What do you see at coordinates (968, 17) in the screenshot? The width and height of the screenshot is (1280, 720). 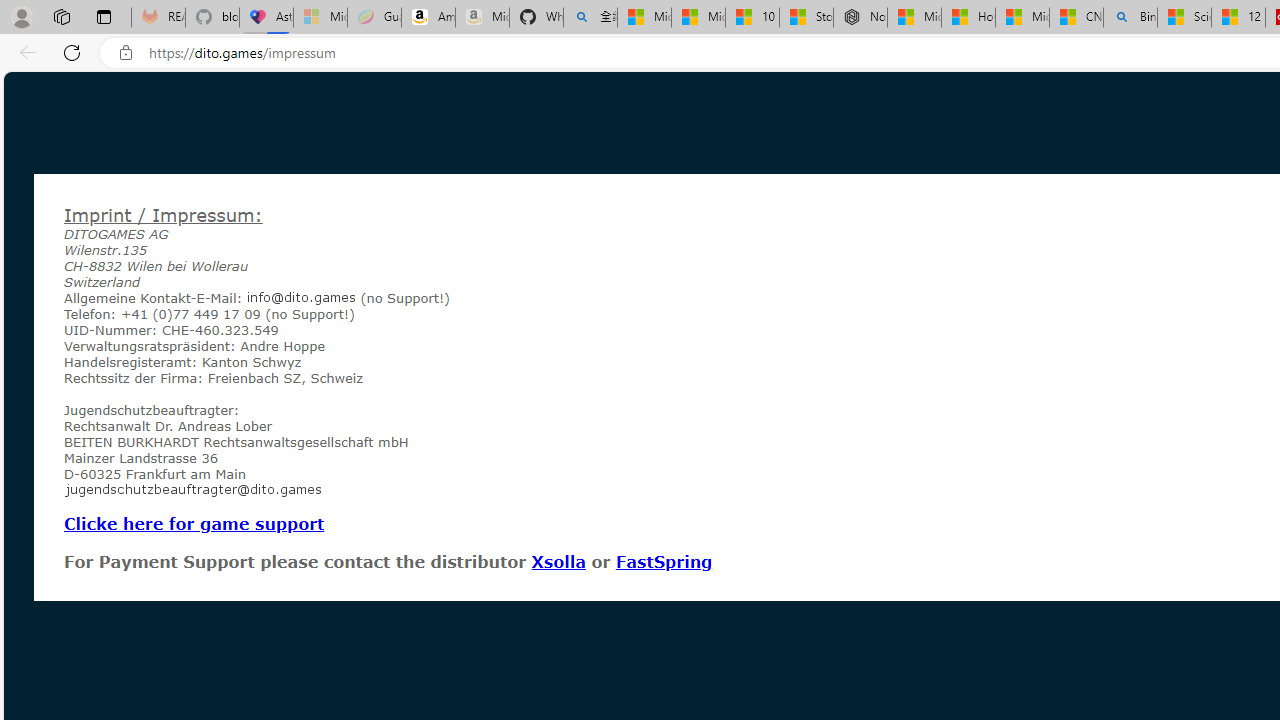 I see `'How I Got Rid of Microsoft Edge'` at bounding box center [968, 17].